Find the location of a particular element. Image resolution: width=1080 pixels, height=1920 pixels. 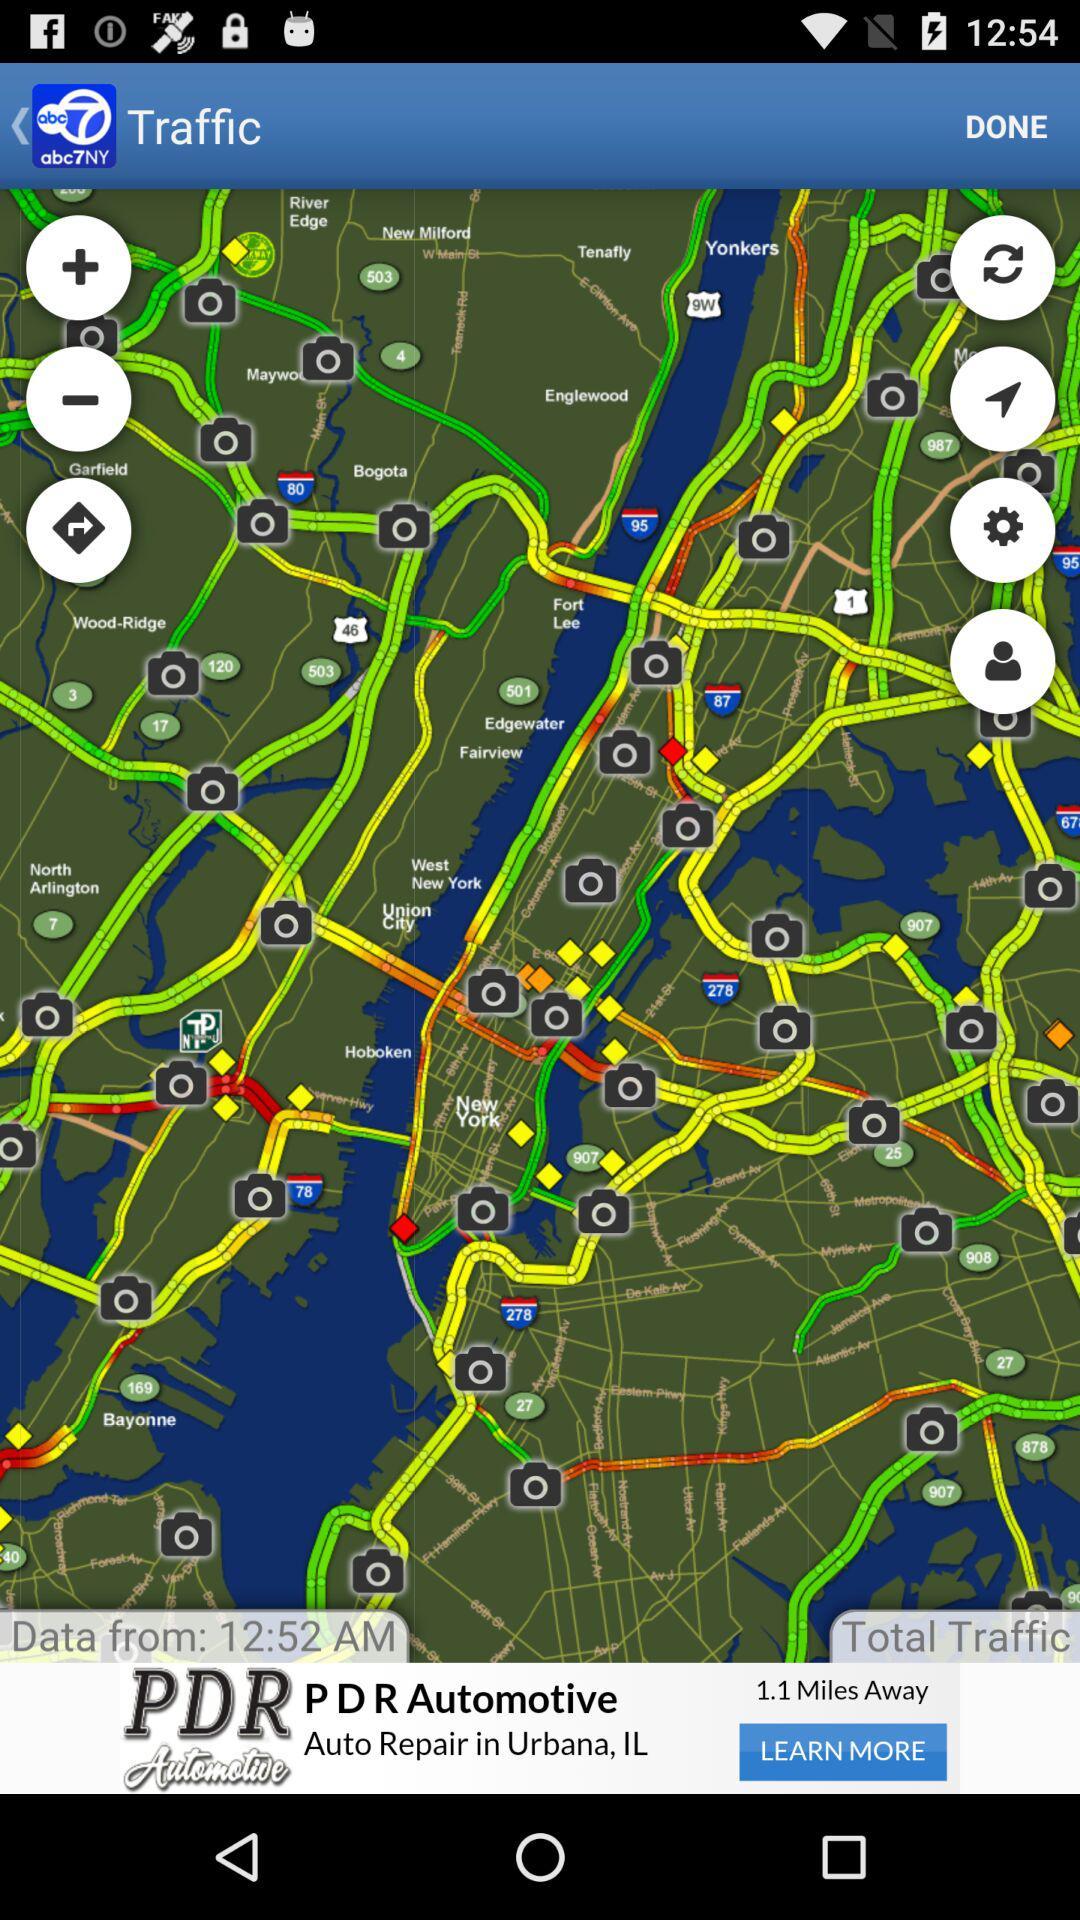

adverdisement is located at coordinates (540, 1727).